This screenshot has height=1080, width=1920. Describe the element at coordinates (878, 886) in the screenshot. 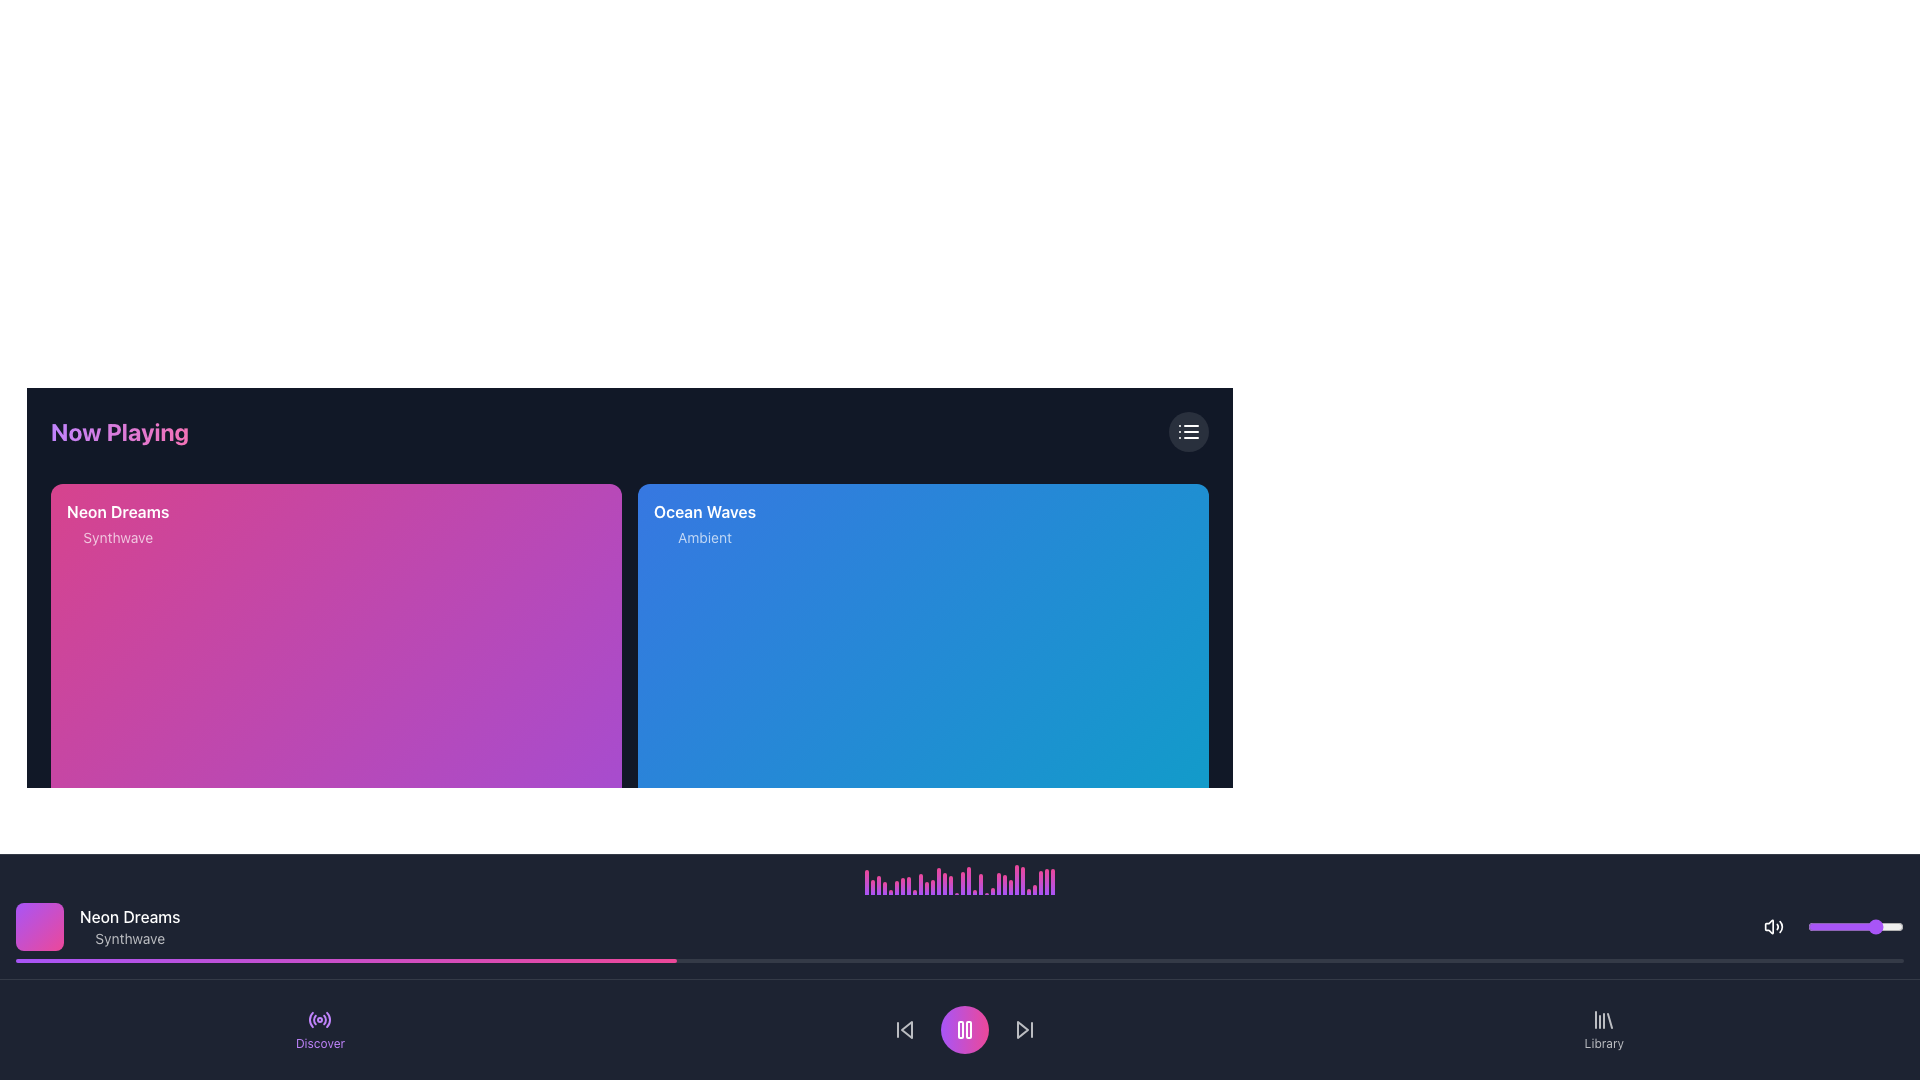

I see `the third graphical audio bar located at the bottom of the page` at that location.